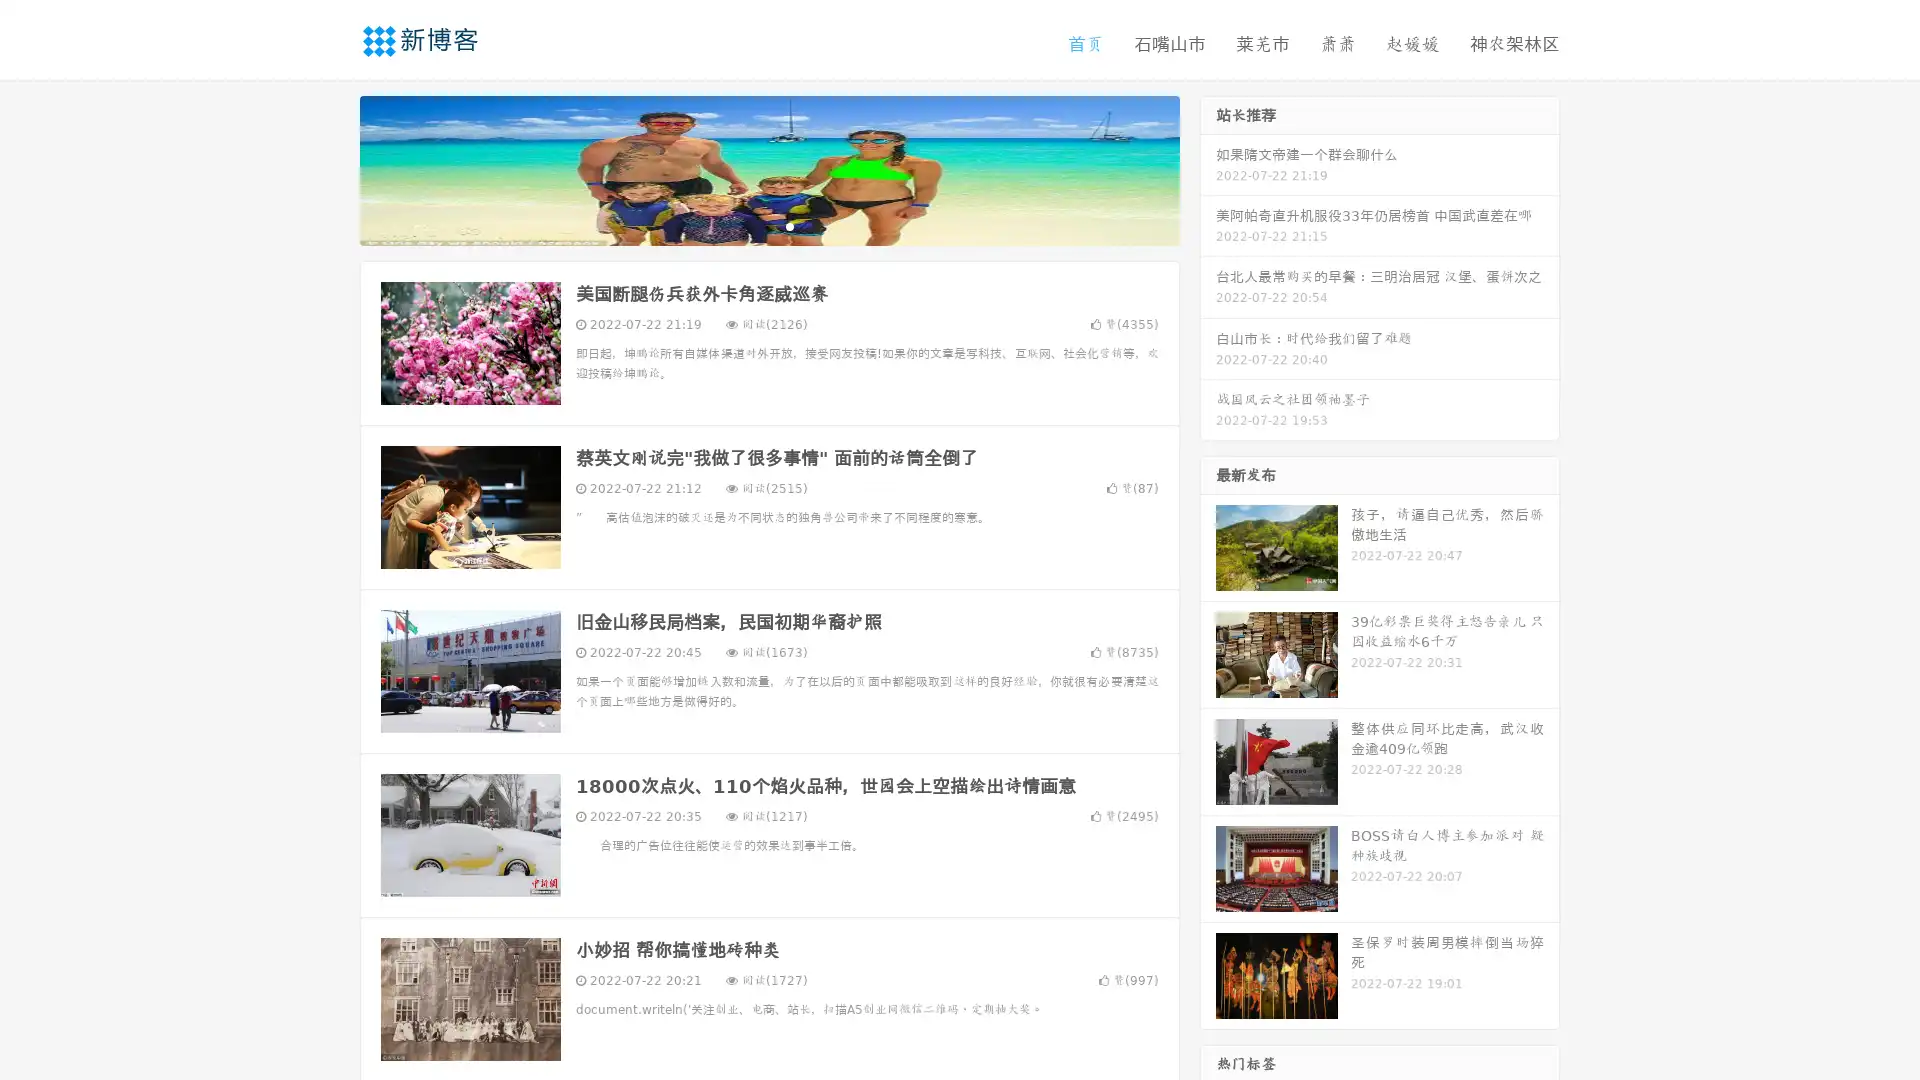 The image size is (1920, 1080). I want to click on Previous slide, so click(330, 168).